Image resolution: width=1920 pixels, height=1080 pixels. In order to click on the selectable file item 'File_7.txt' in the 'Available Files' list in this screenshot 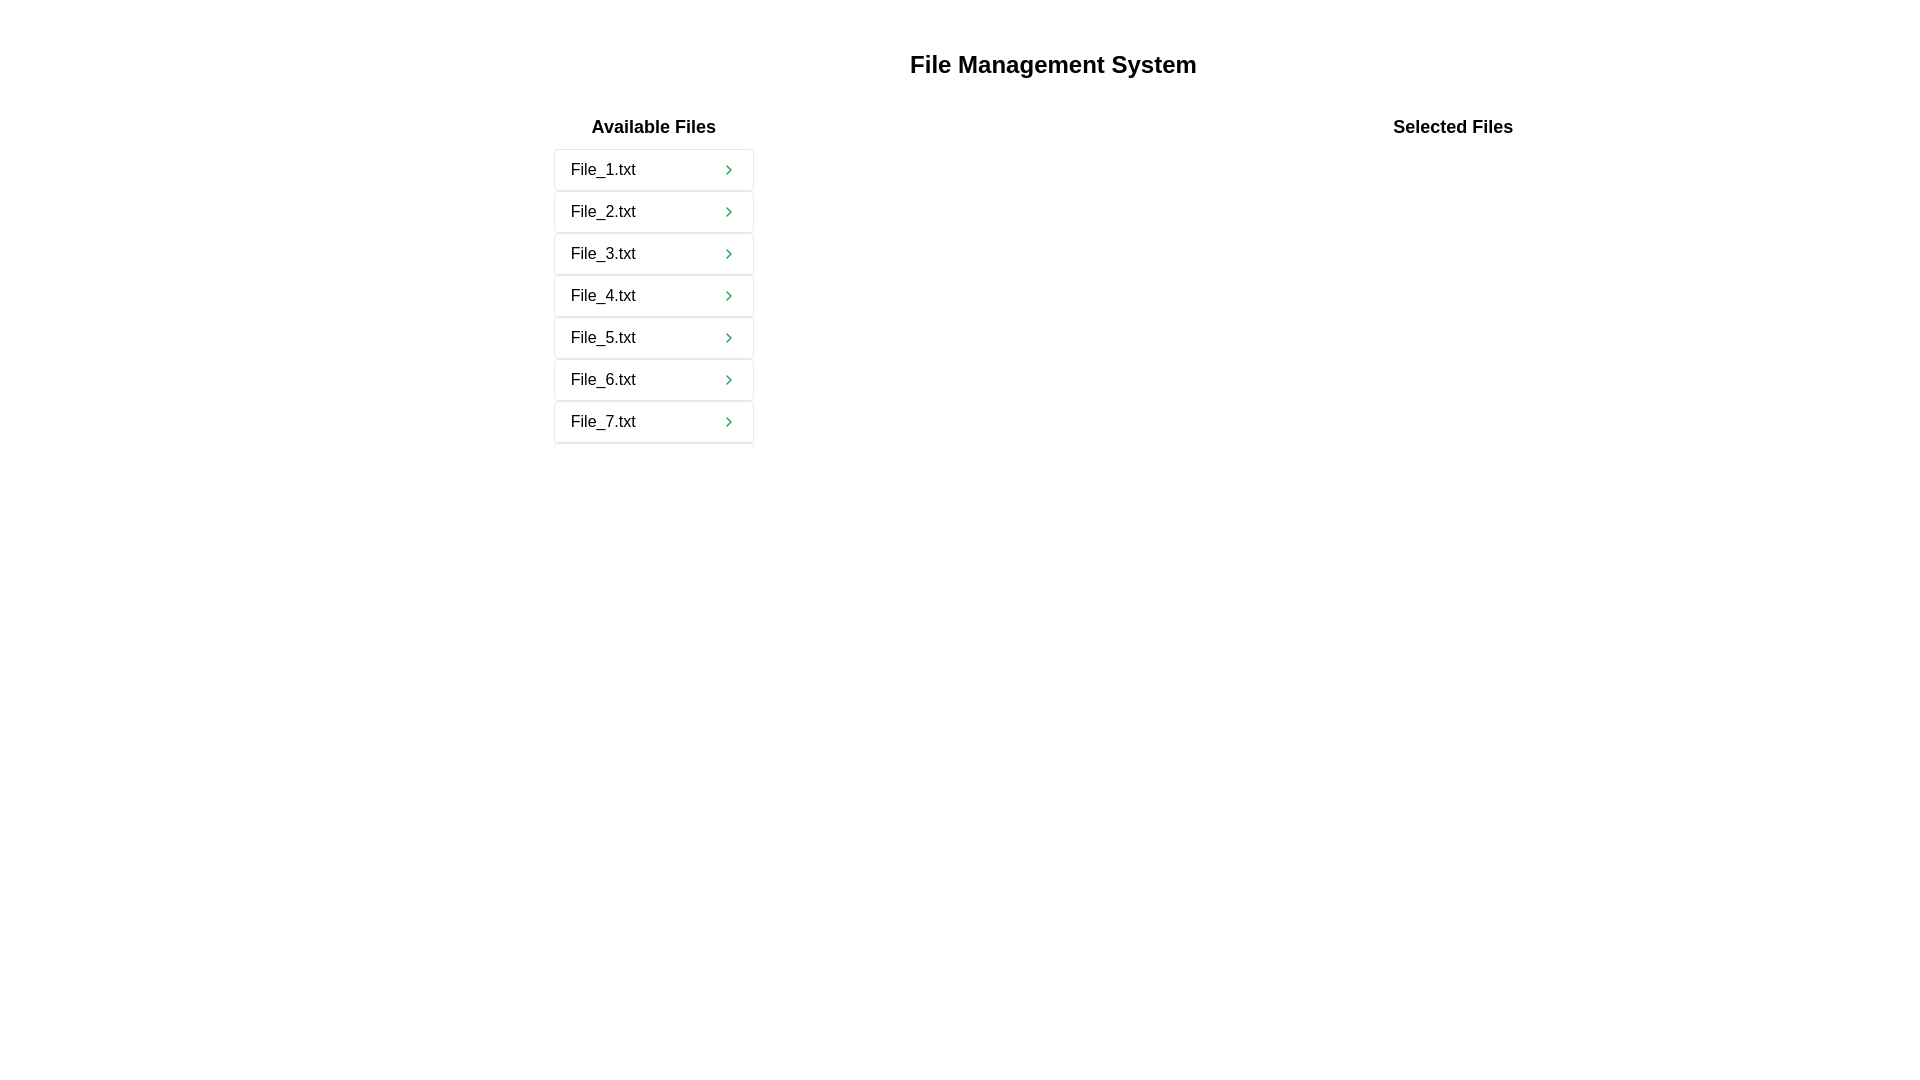, I will do `click(653, 420)`.